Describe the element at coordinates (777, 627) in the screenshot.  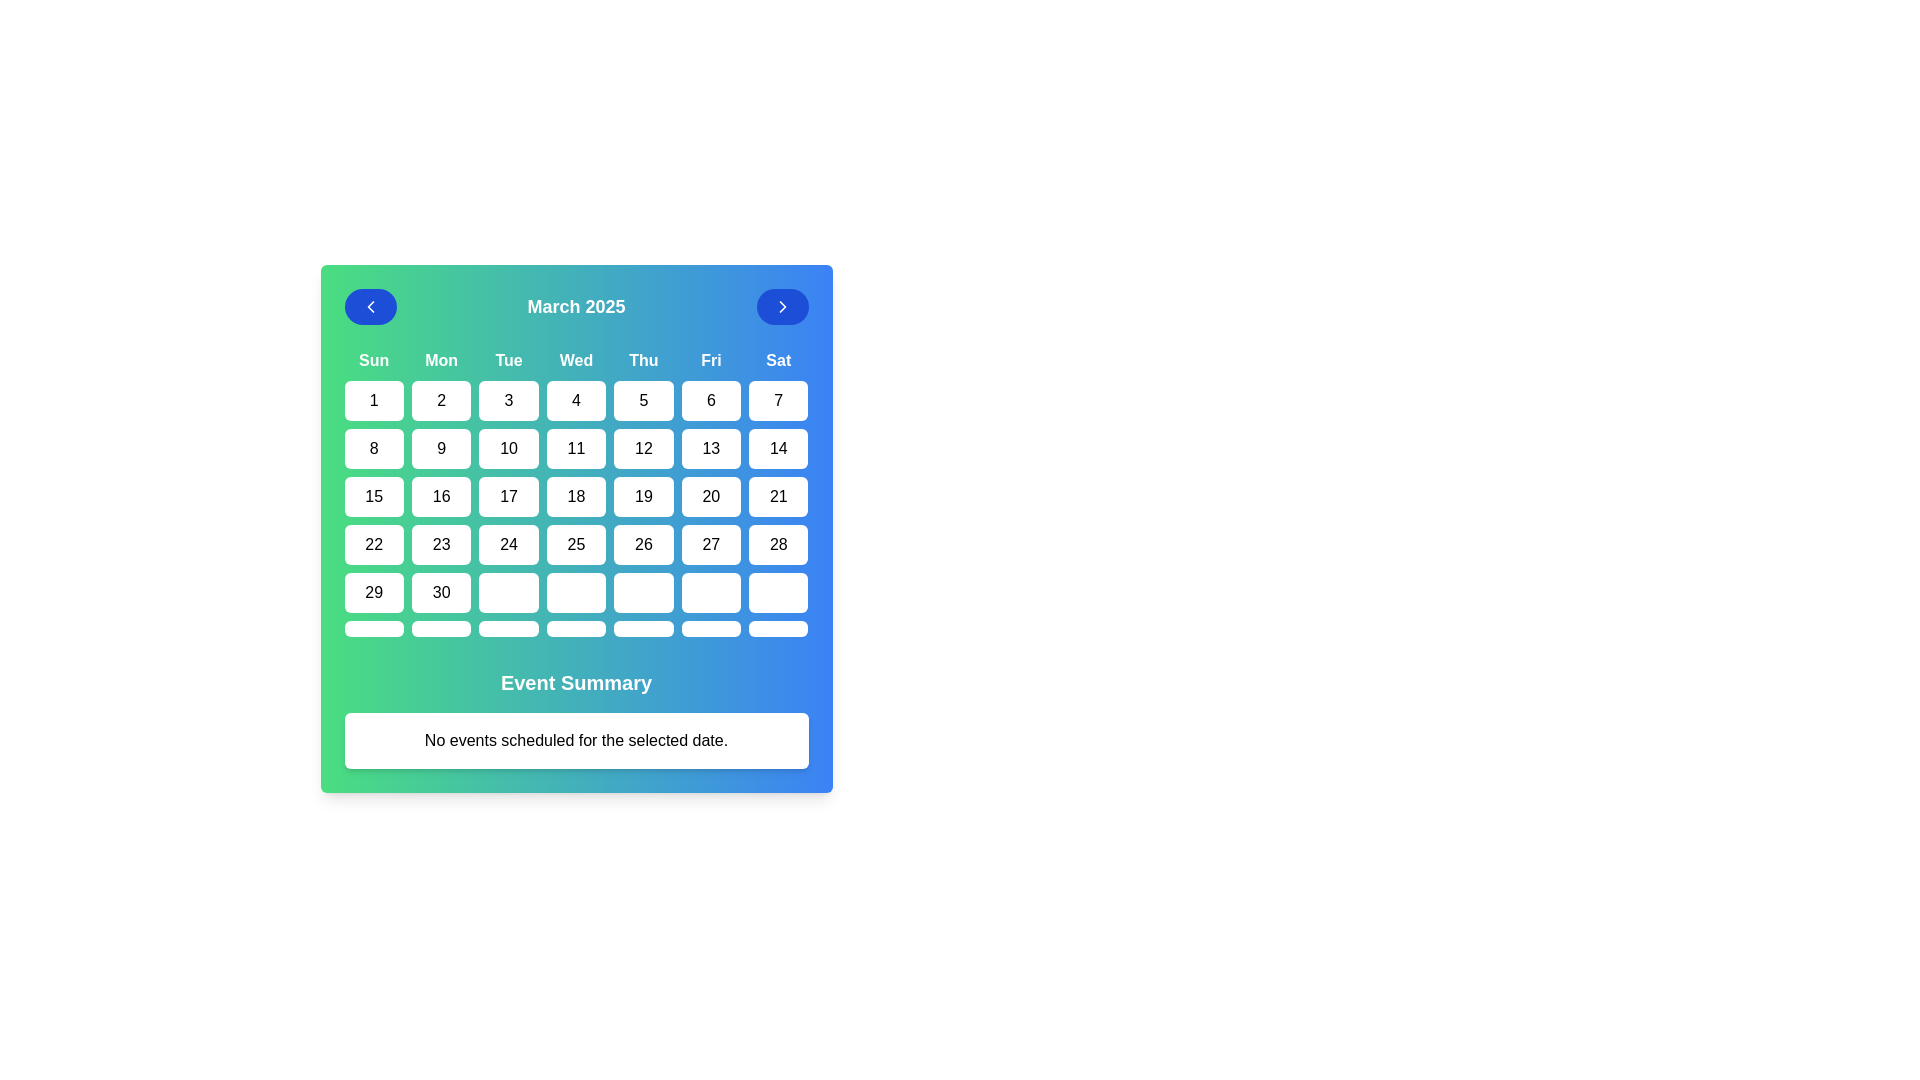
I see `the interactive day slot button representing Saturday in the calendar` at that location.